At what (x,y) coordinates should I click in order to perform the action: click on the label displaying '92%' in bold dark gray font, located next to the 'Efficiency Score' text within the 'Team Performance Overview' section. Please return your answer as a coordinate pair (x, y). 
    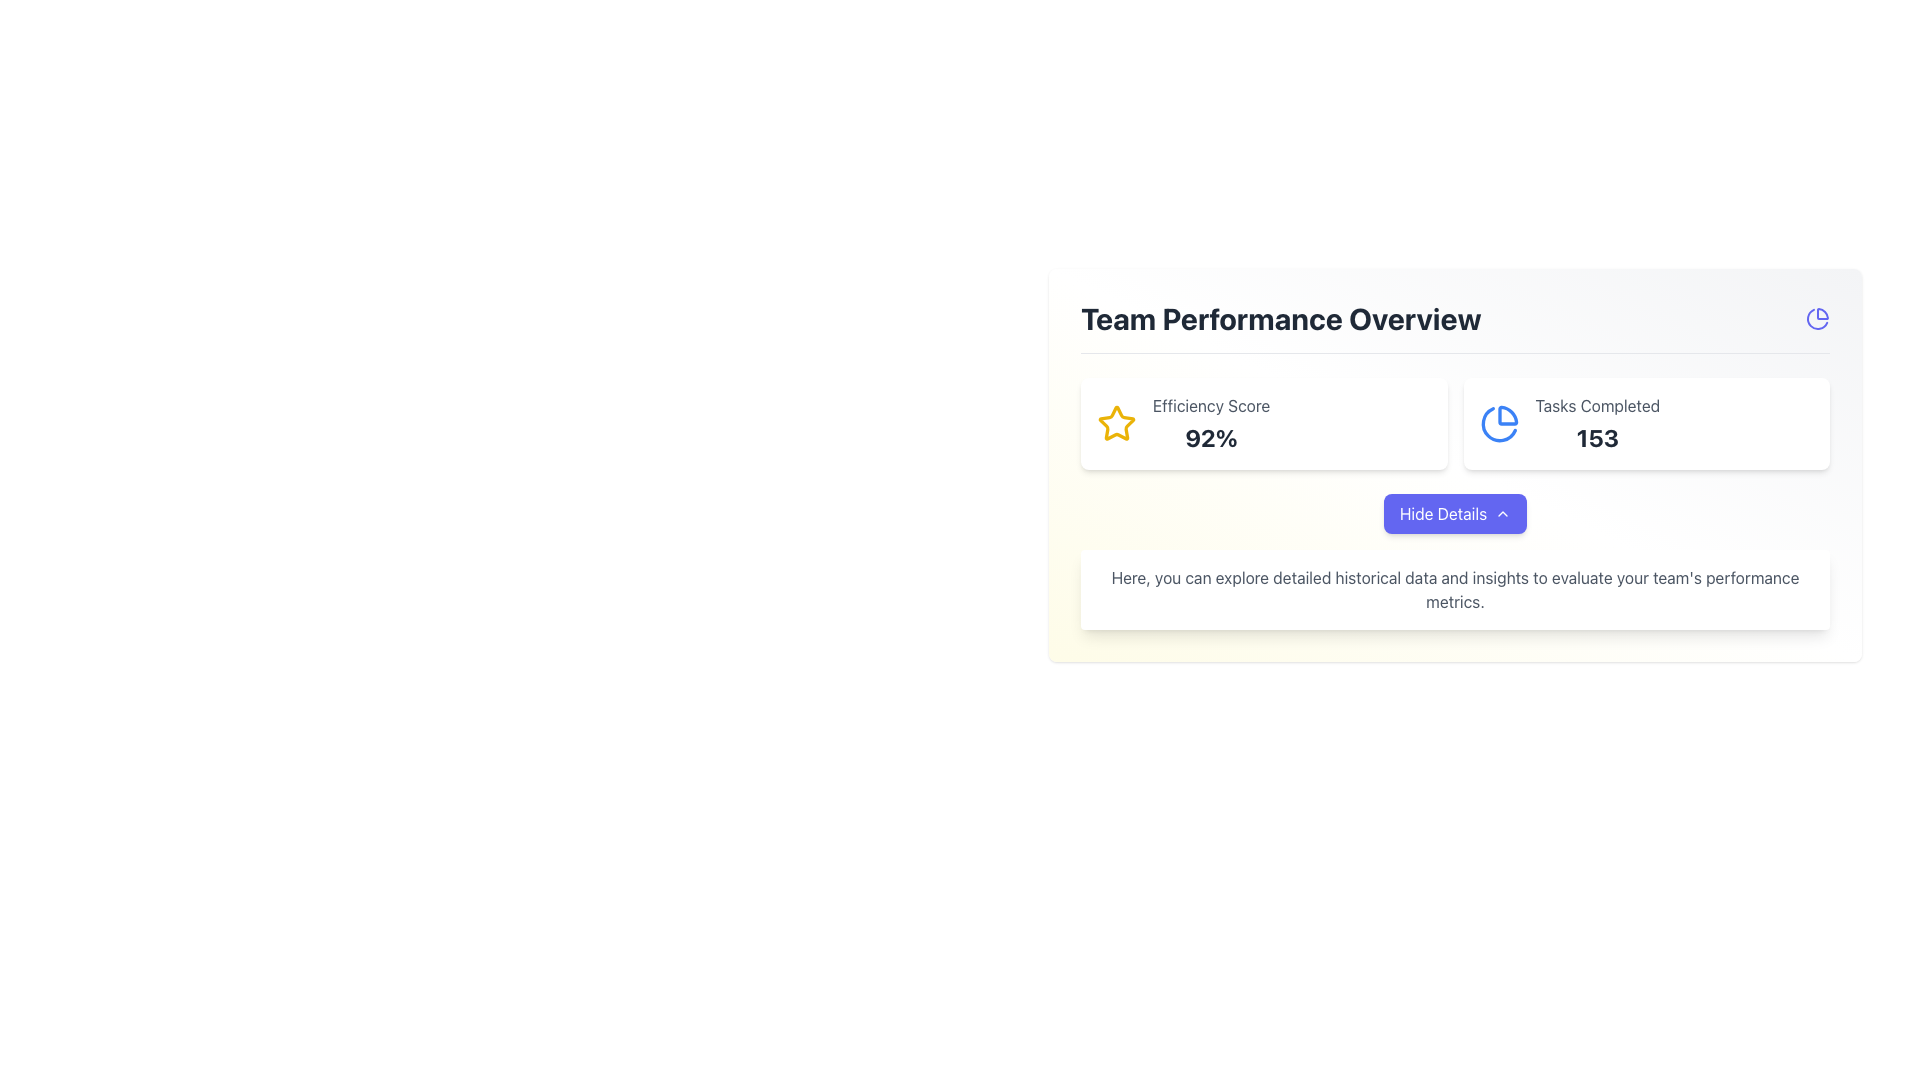
    Looking at the image, I should click on (1210, 437).